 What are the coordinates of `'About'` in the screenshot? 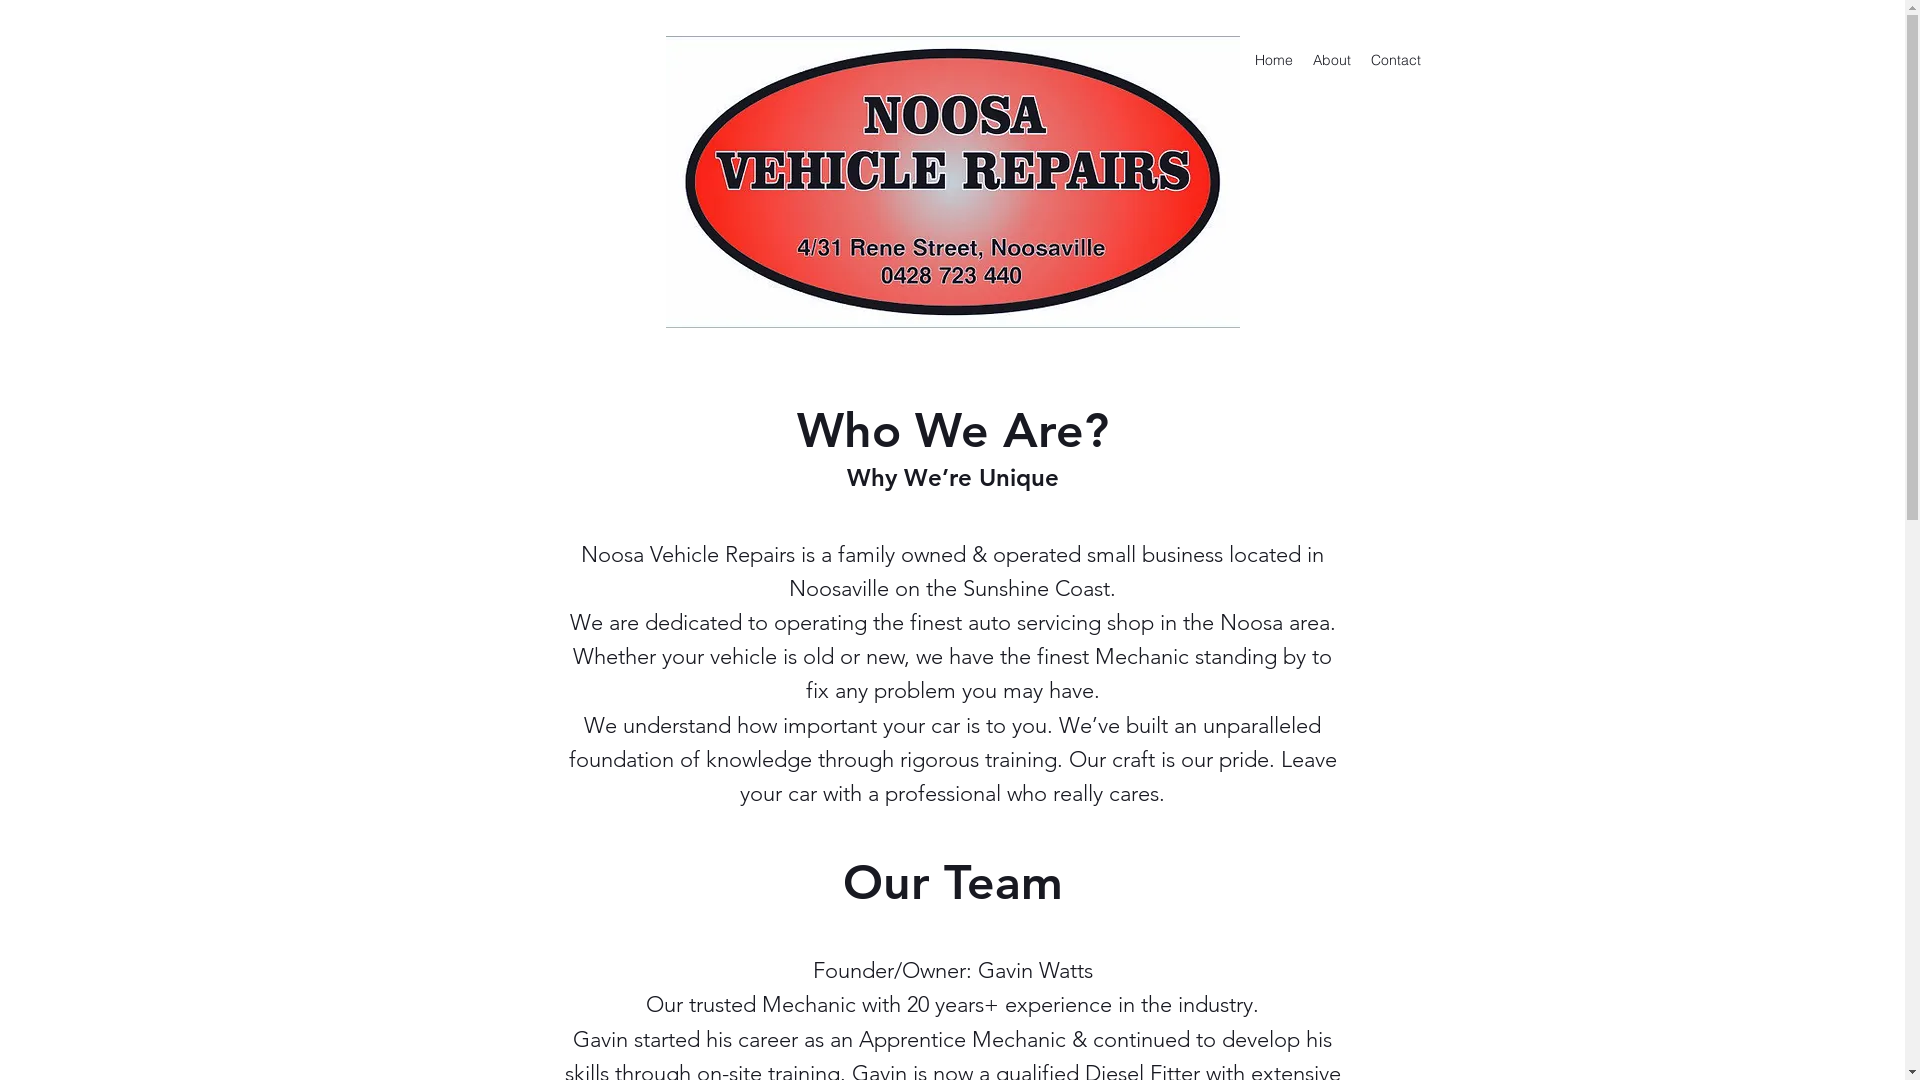 It's located at (1330, 59).